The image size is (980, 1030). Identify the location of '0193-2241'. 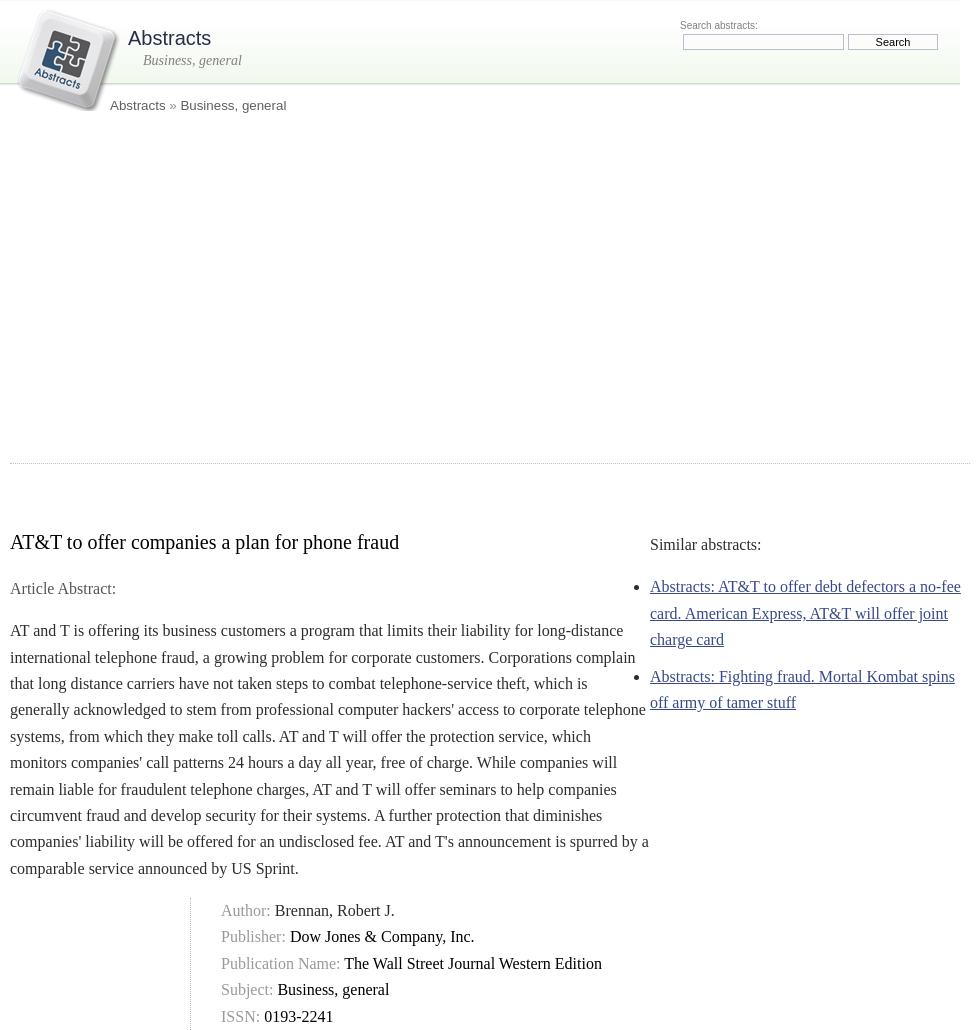
(298, 1014).